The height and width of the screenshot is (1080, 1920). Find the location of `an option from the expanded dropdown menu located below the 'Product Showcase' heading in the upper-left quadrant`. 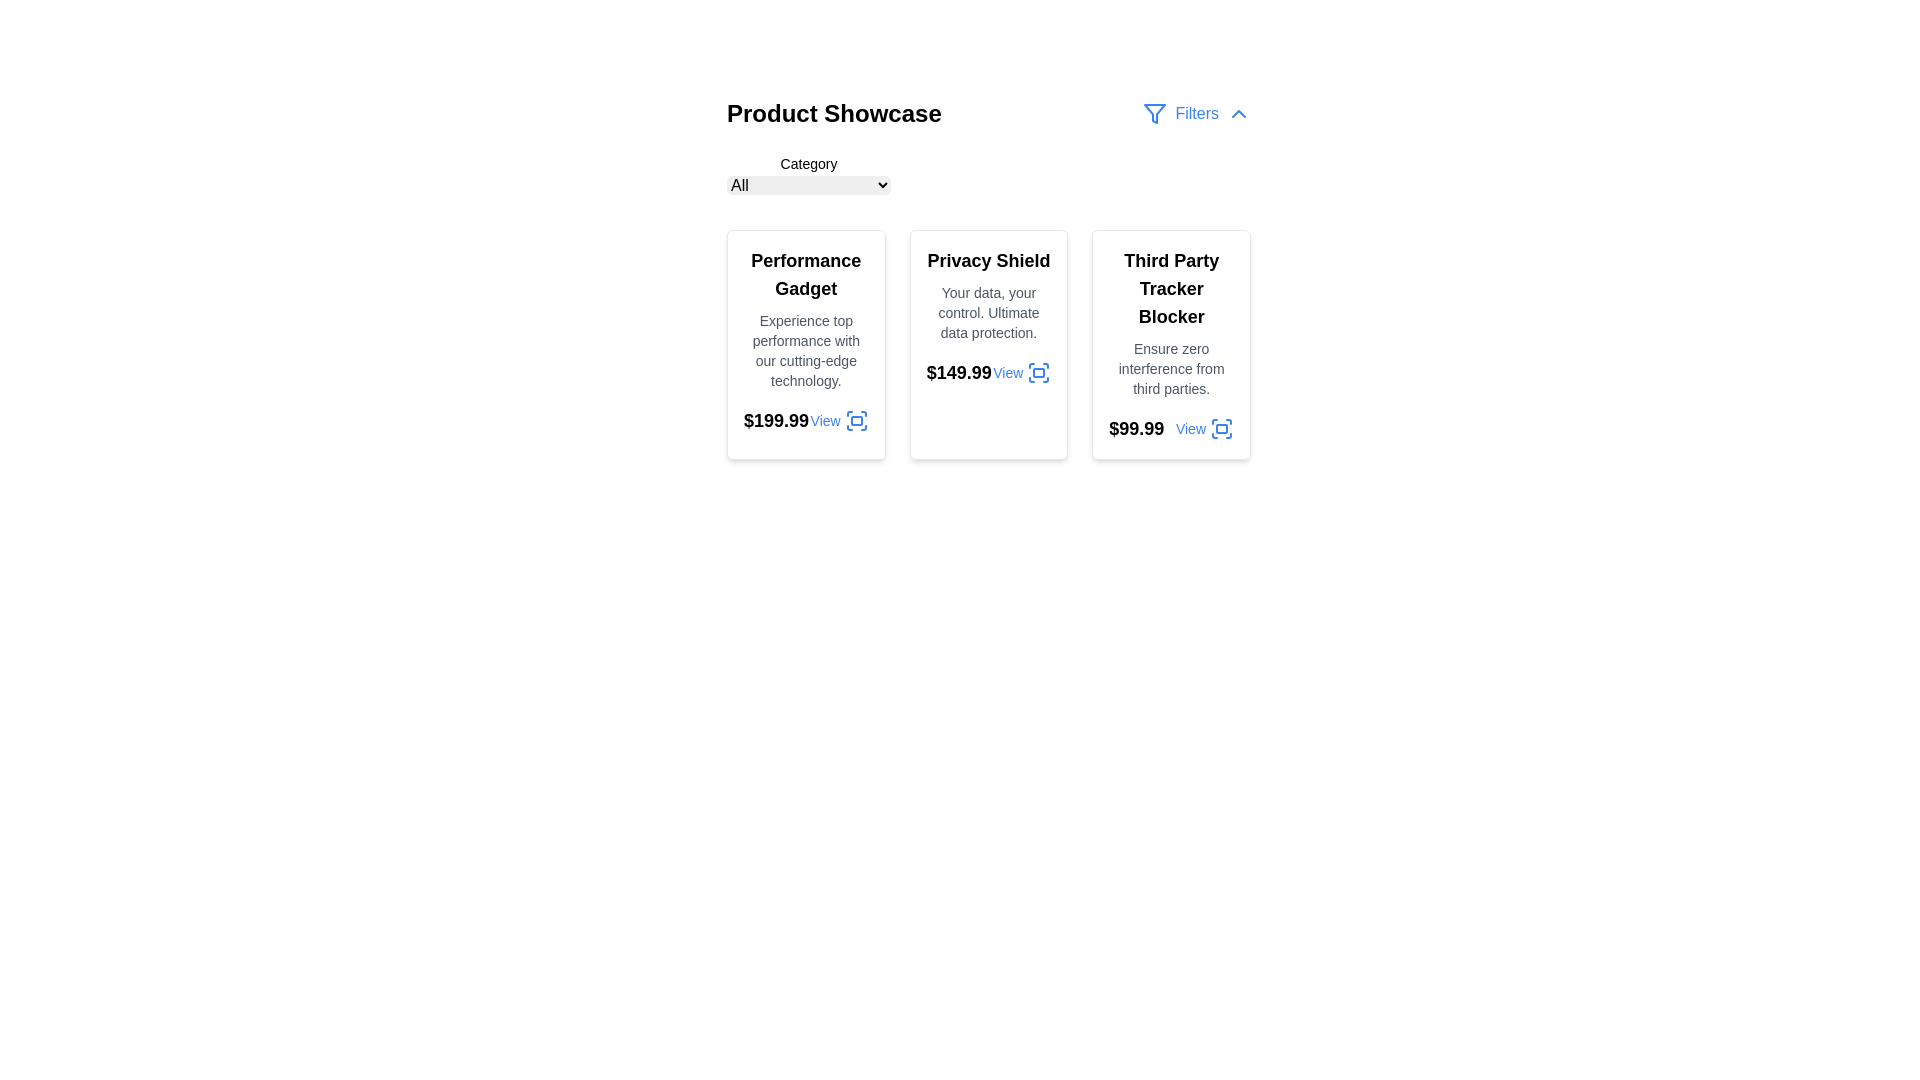

an option from the expanded dropdown menu located below the 'Product Showcase' heading in the upper-left quadrant is located at coordinates (809, 175).